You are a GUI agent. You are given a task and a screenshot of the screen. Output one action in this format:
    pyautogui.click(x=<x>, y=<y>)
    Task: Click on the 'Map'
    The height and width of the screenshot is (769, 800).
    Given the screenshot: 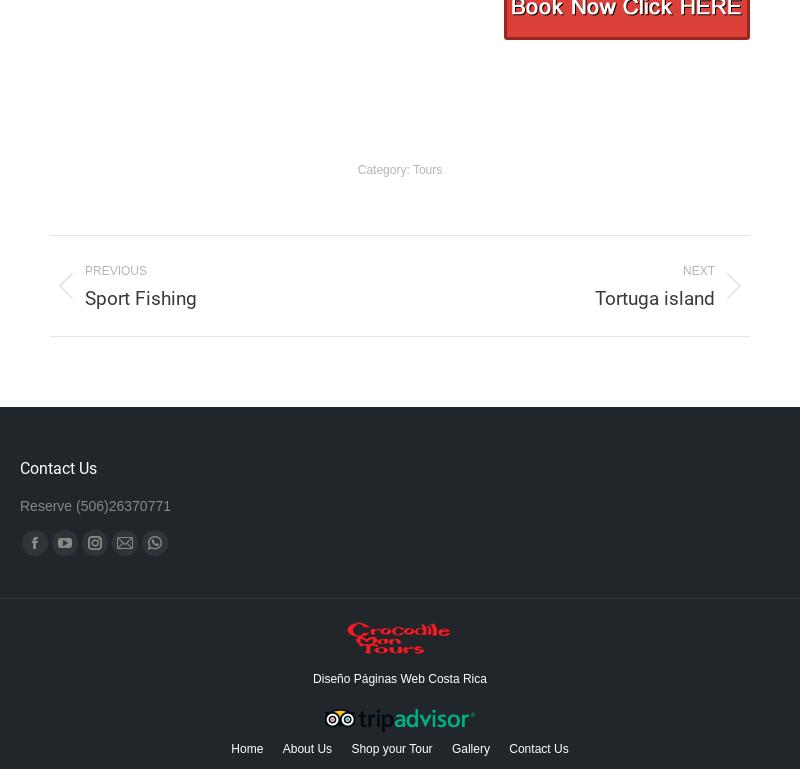 What is the action you would take?
    pyautogui.click(x=535, y=712)
    